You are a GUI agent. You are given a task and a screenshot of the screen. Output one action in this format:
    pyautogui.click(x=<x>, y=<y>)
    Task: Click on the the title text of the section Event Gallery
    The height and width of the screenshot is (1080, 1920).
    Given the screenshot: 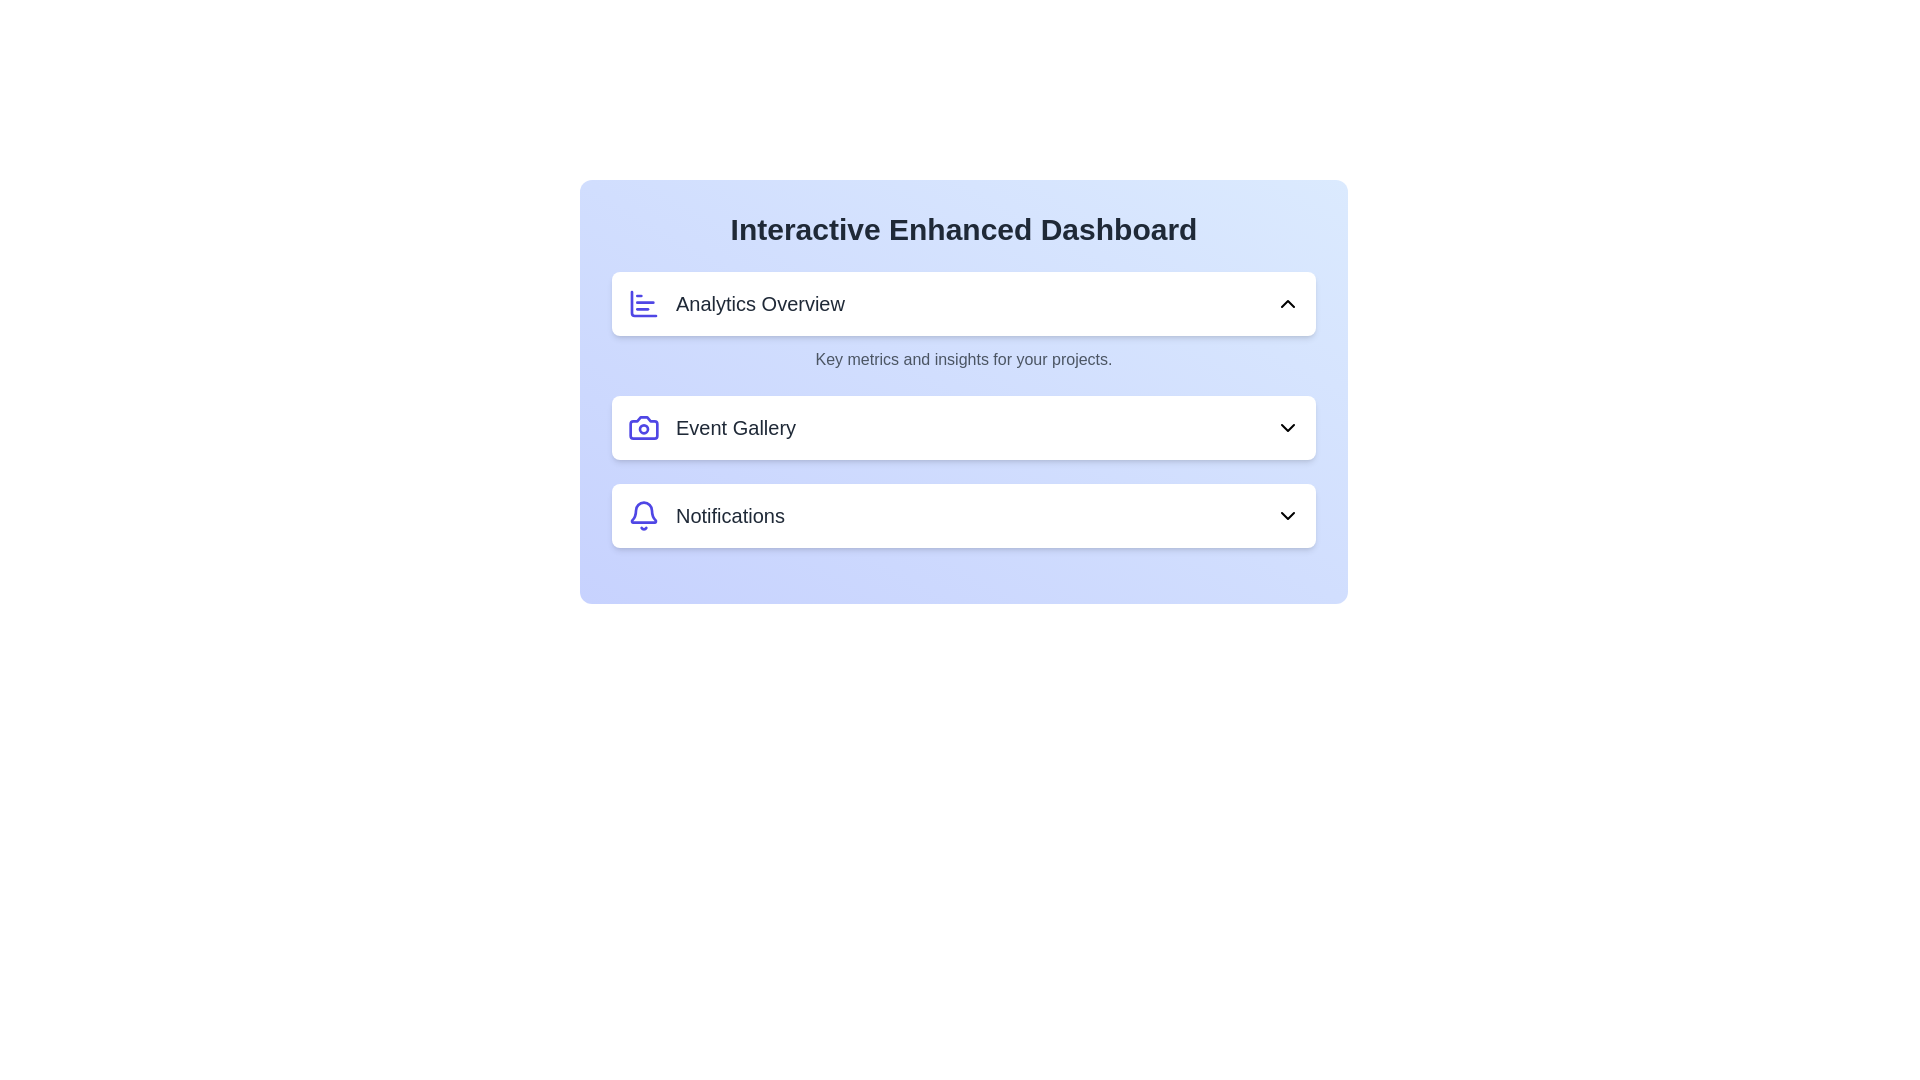 What is the action you would take?
    pyautogui.click(x=964, y=427)
    